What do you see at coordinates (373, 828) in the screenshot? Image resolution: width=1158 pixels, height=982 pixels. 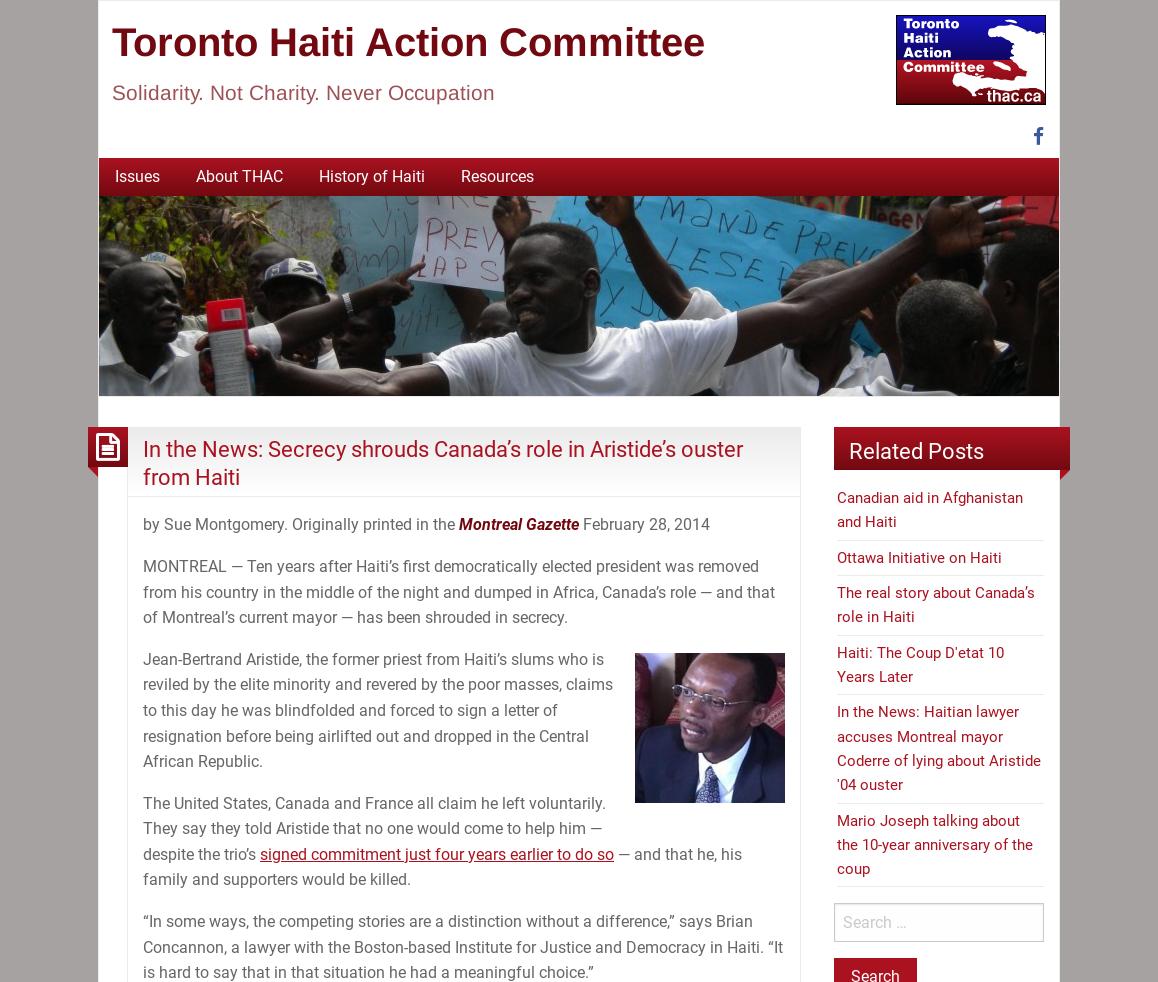 I see `'The United States, Canada and France all claim he left voluntarily. They say they told Aristide that no one would come to help him — despite the trio’s'` at bounding box center [373, 828].